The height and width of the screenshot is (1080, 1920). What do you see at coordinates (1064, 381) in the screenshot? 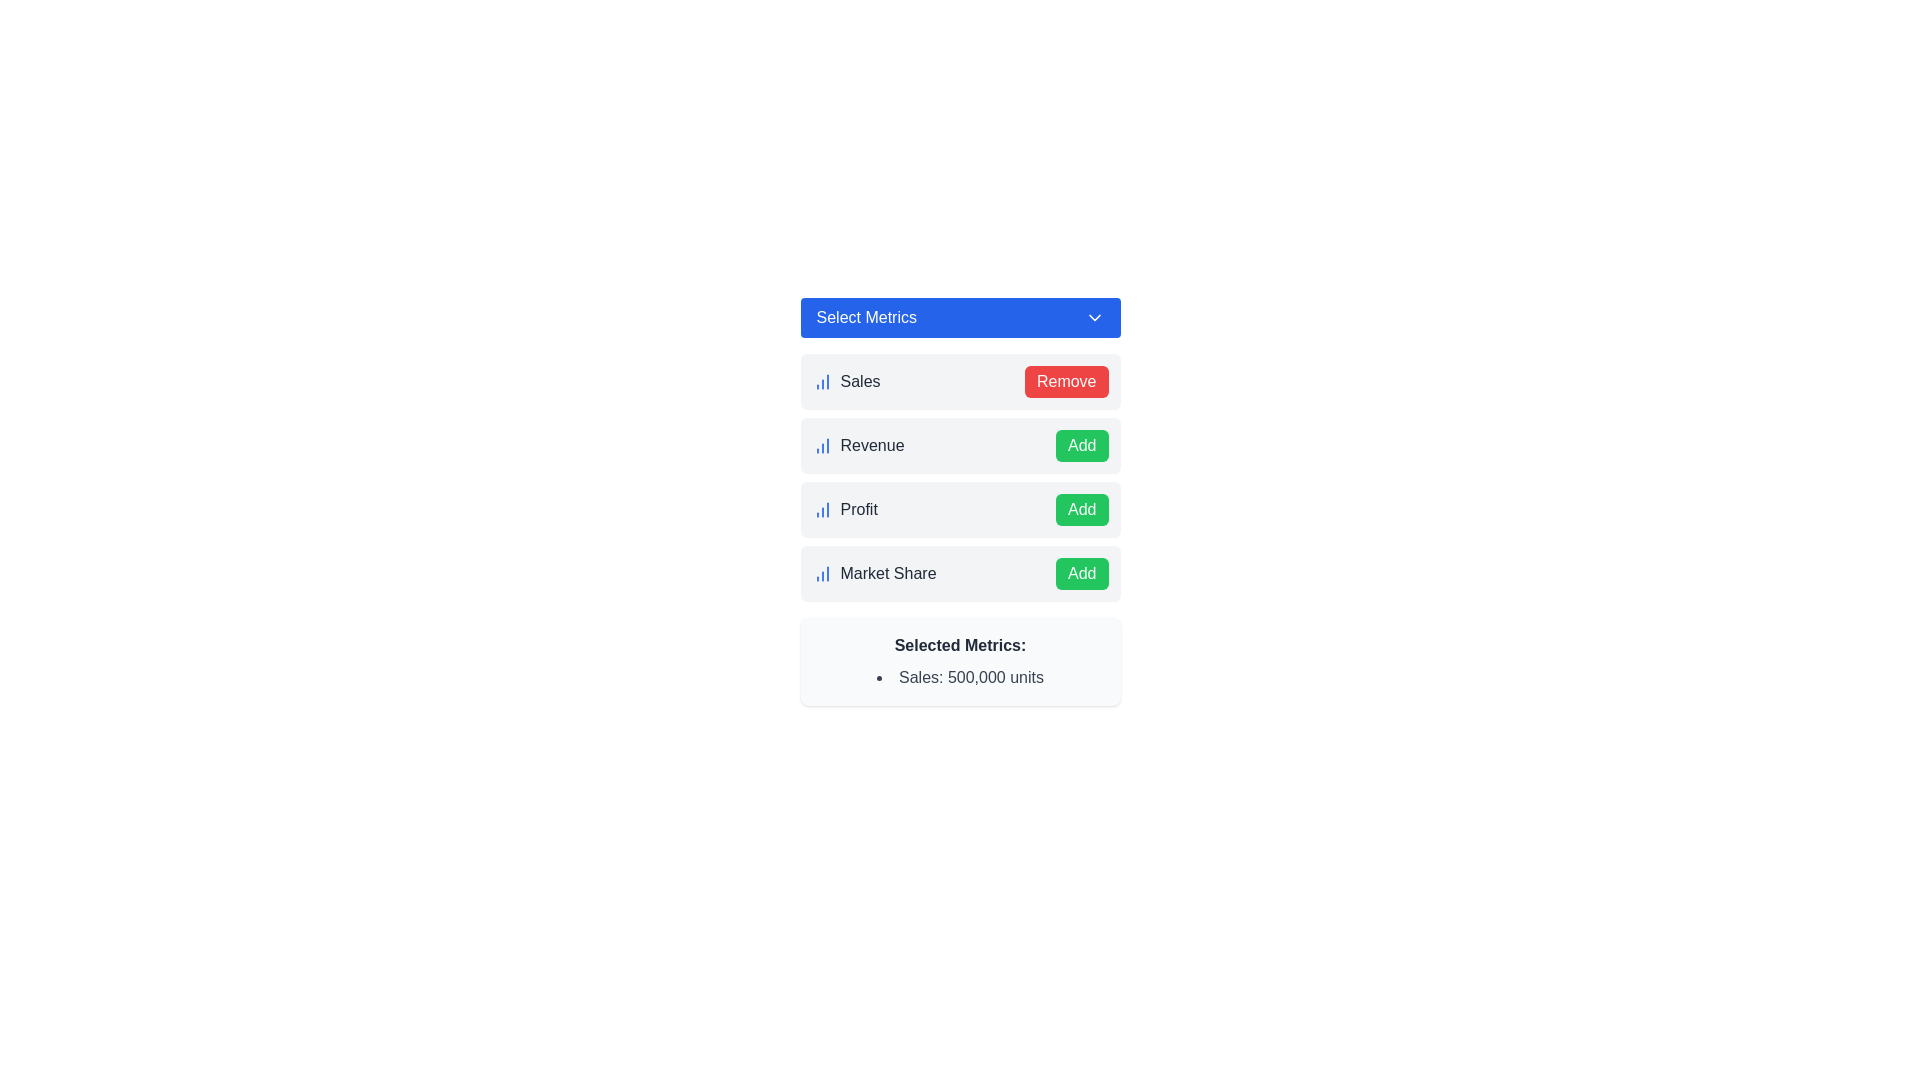
I see `the rectangular red button with white text that reads 'Remove' located next to 'Sales'` at bounding box center [1064, 381].